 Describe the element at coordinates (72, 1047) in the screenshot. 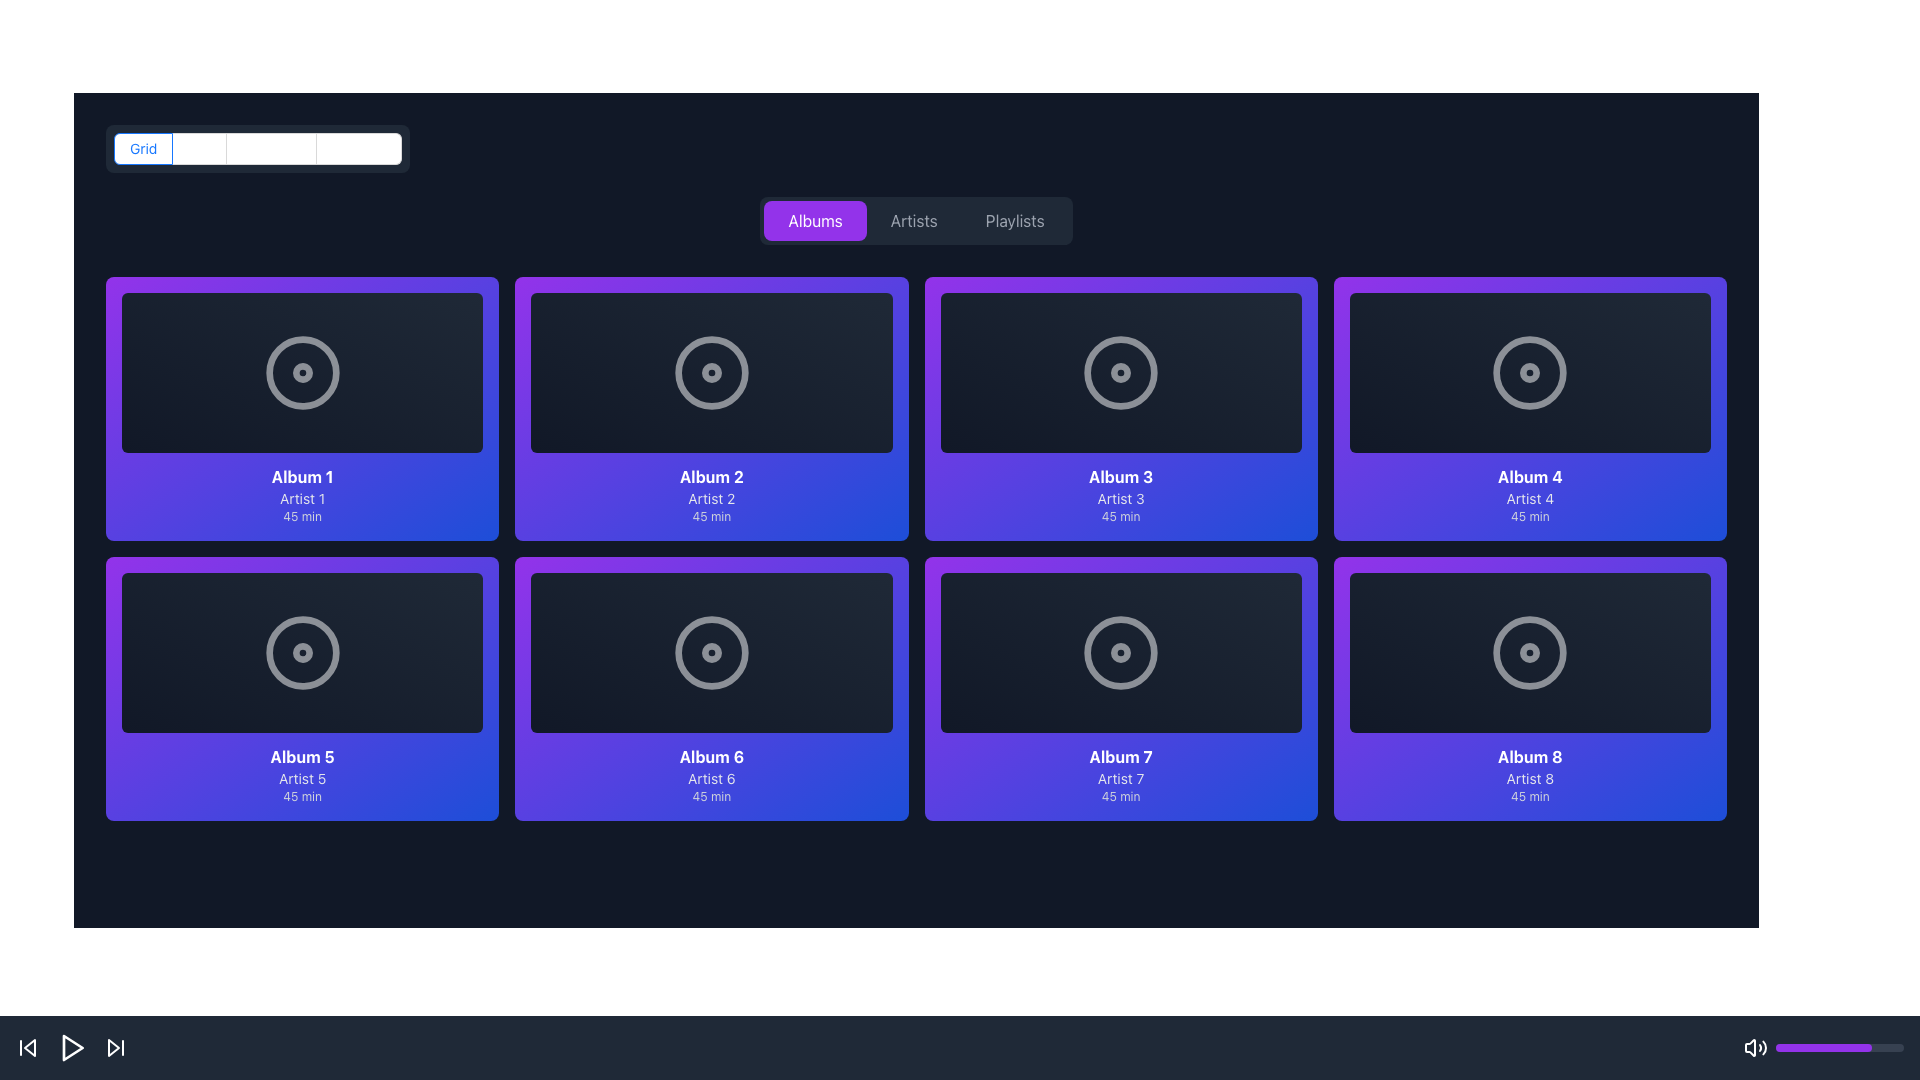

I see `the play button located at the bottom-left corner of the interface to change its color` at that location.